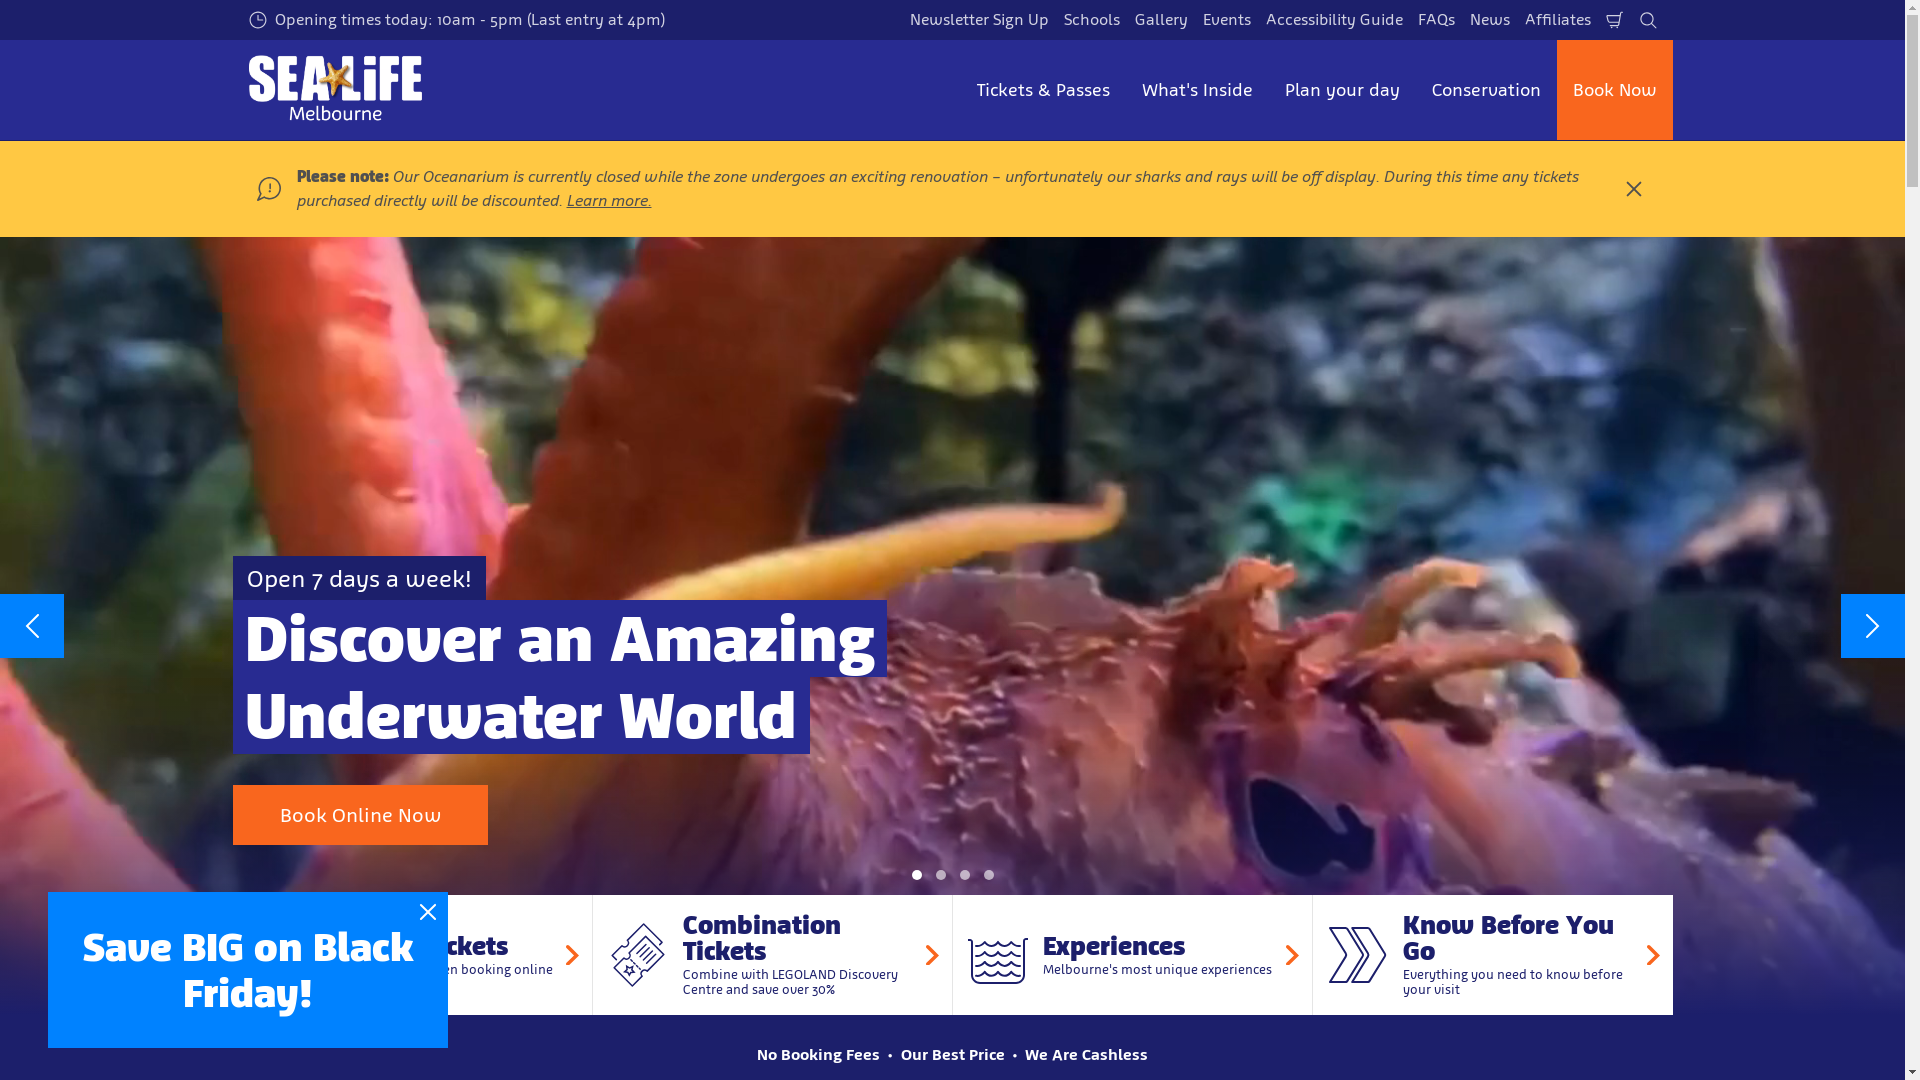 The width and height of the screenshot is (1920, 1080). Describe the element at coordinates (565, 200) in the screenshot. I see `'Learn more.'` at that location.